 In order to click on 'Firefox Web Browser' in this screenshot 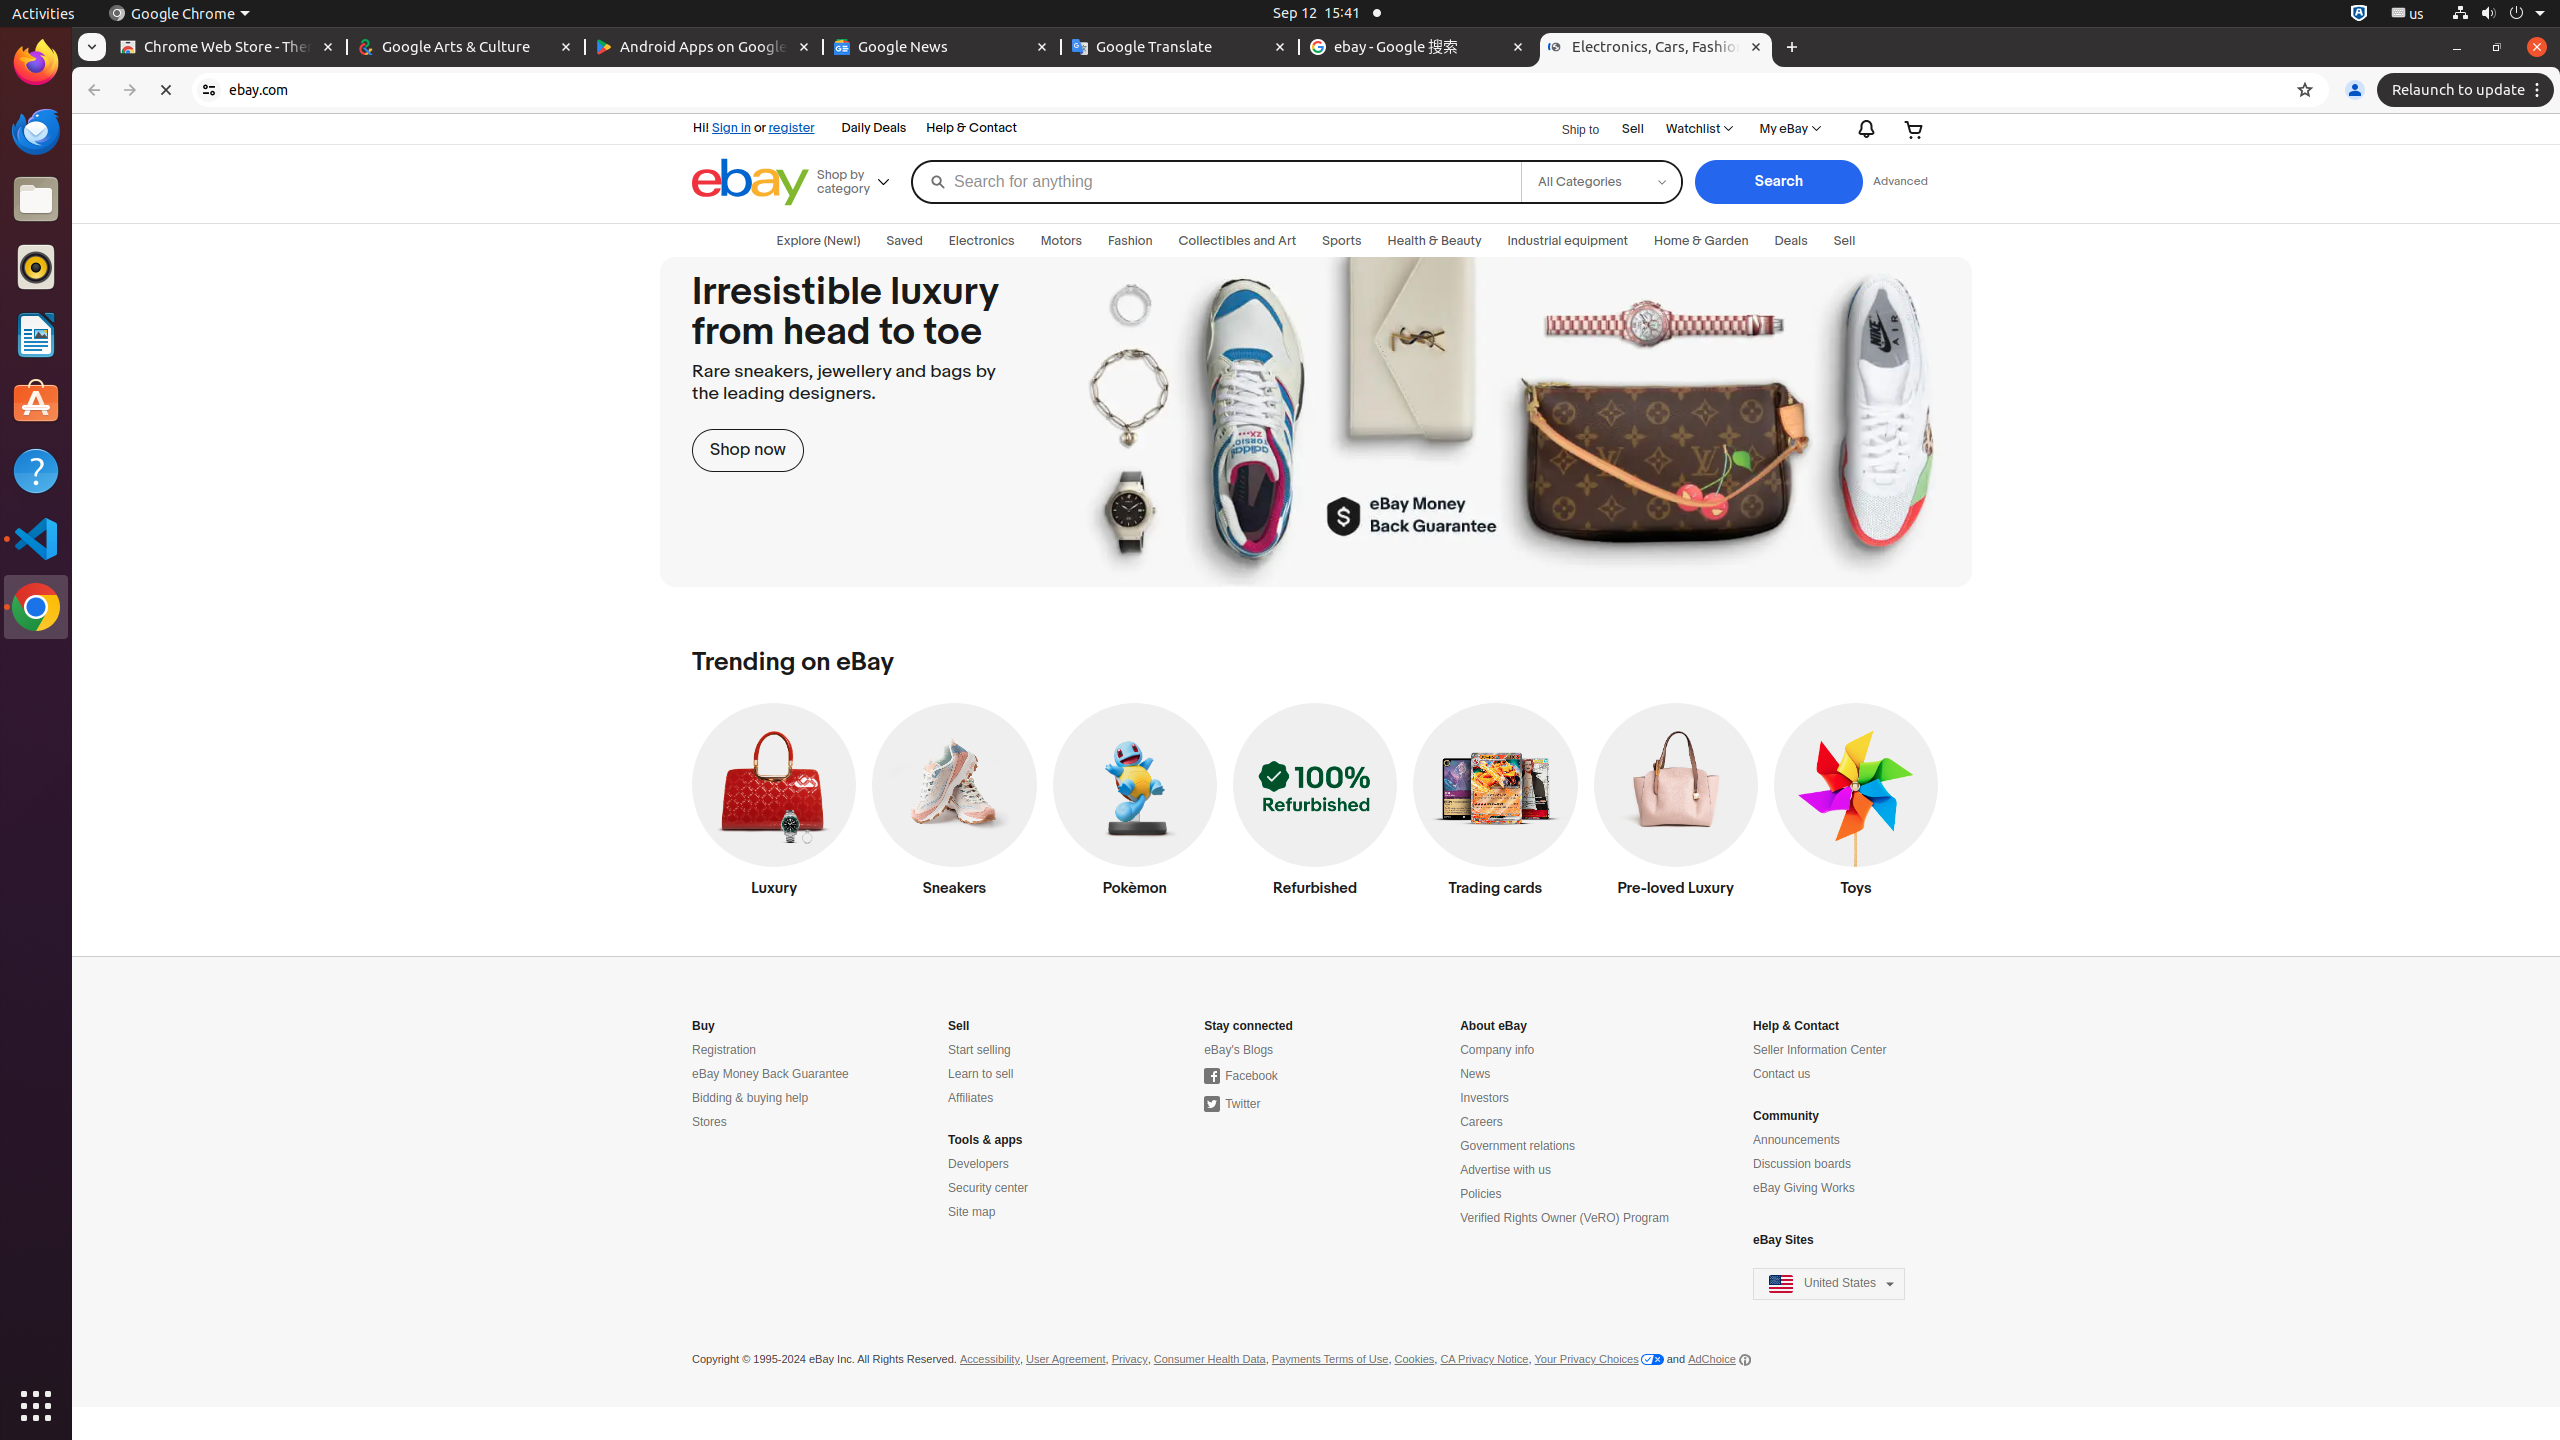, I will do `click(36, 61)`.